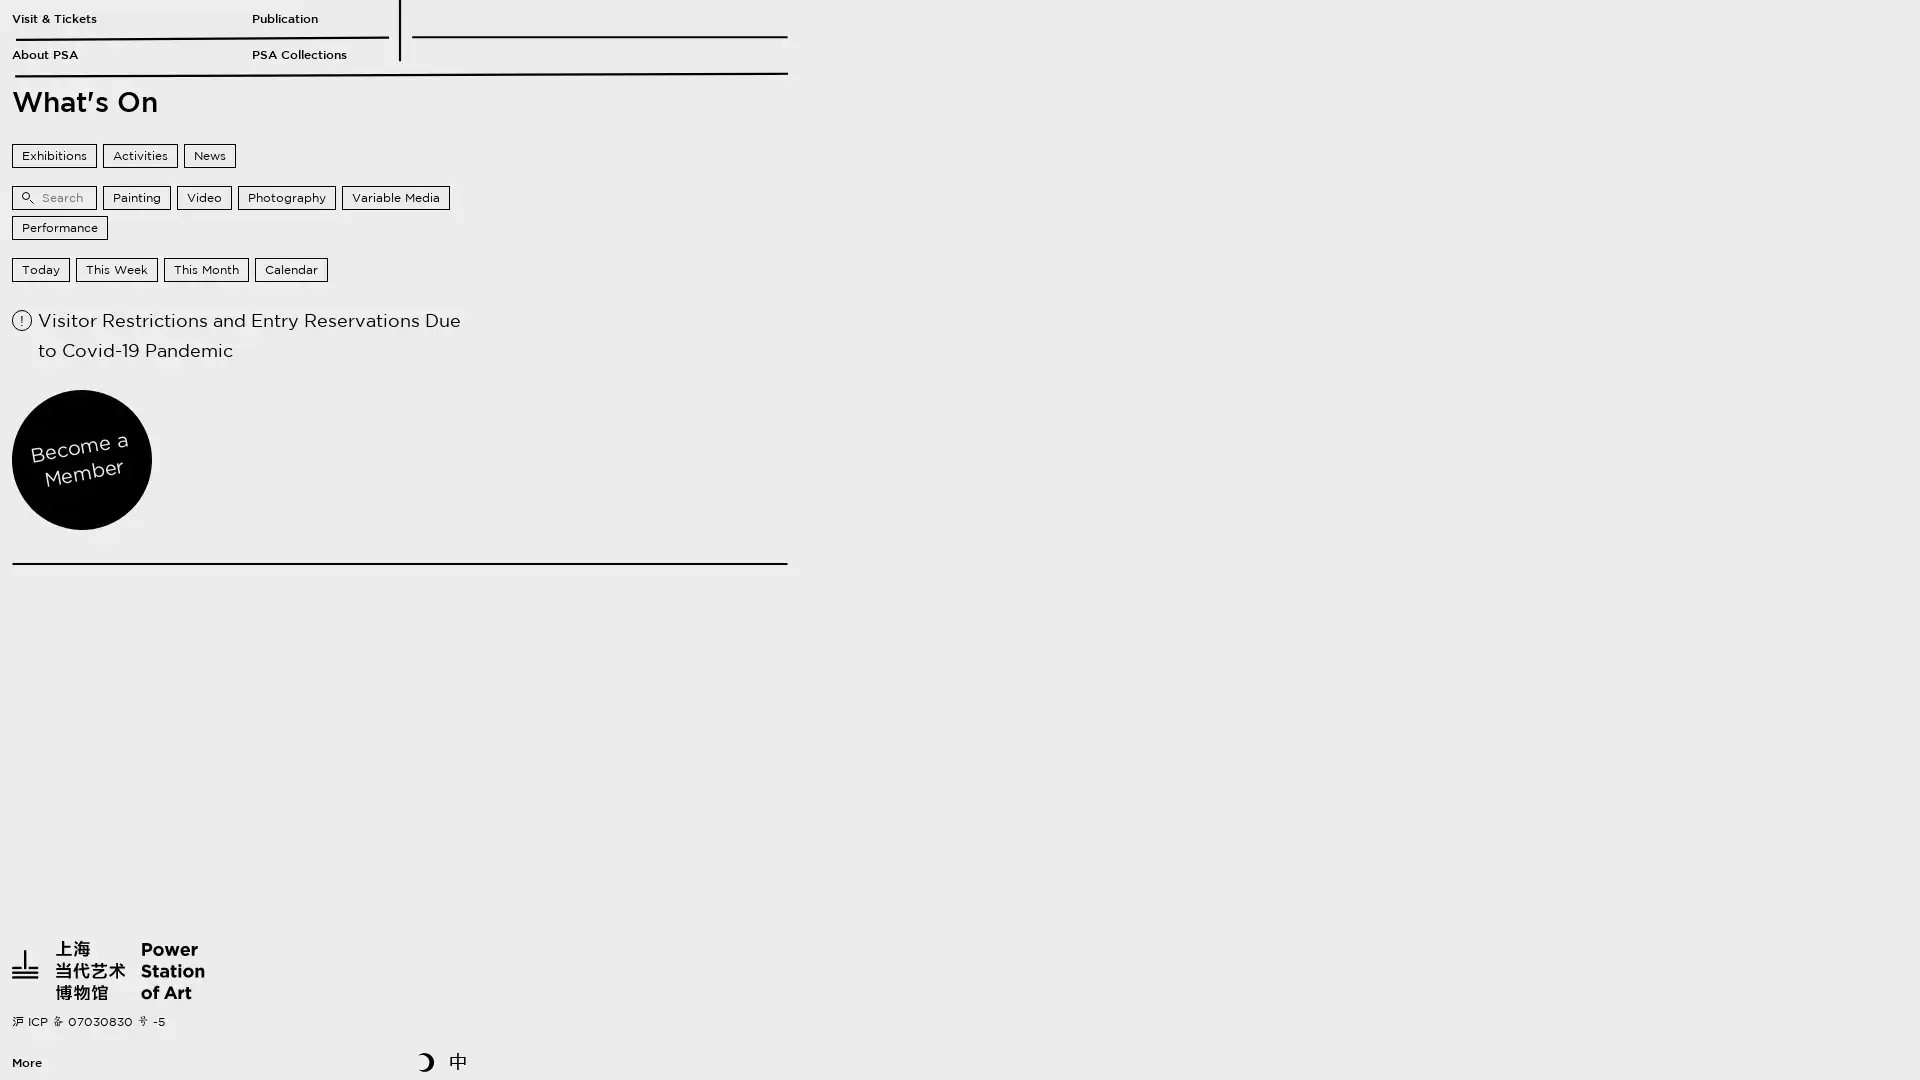 The image size is (1920, 1080). What do you see at coordinates (286, 197) in the screenshot?
I see `Photography` at bounding box center [286, 197].